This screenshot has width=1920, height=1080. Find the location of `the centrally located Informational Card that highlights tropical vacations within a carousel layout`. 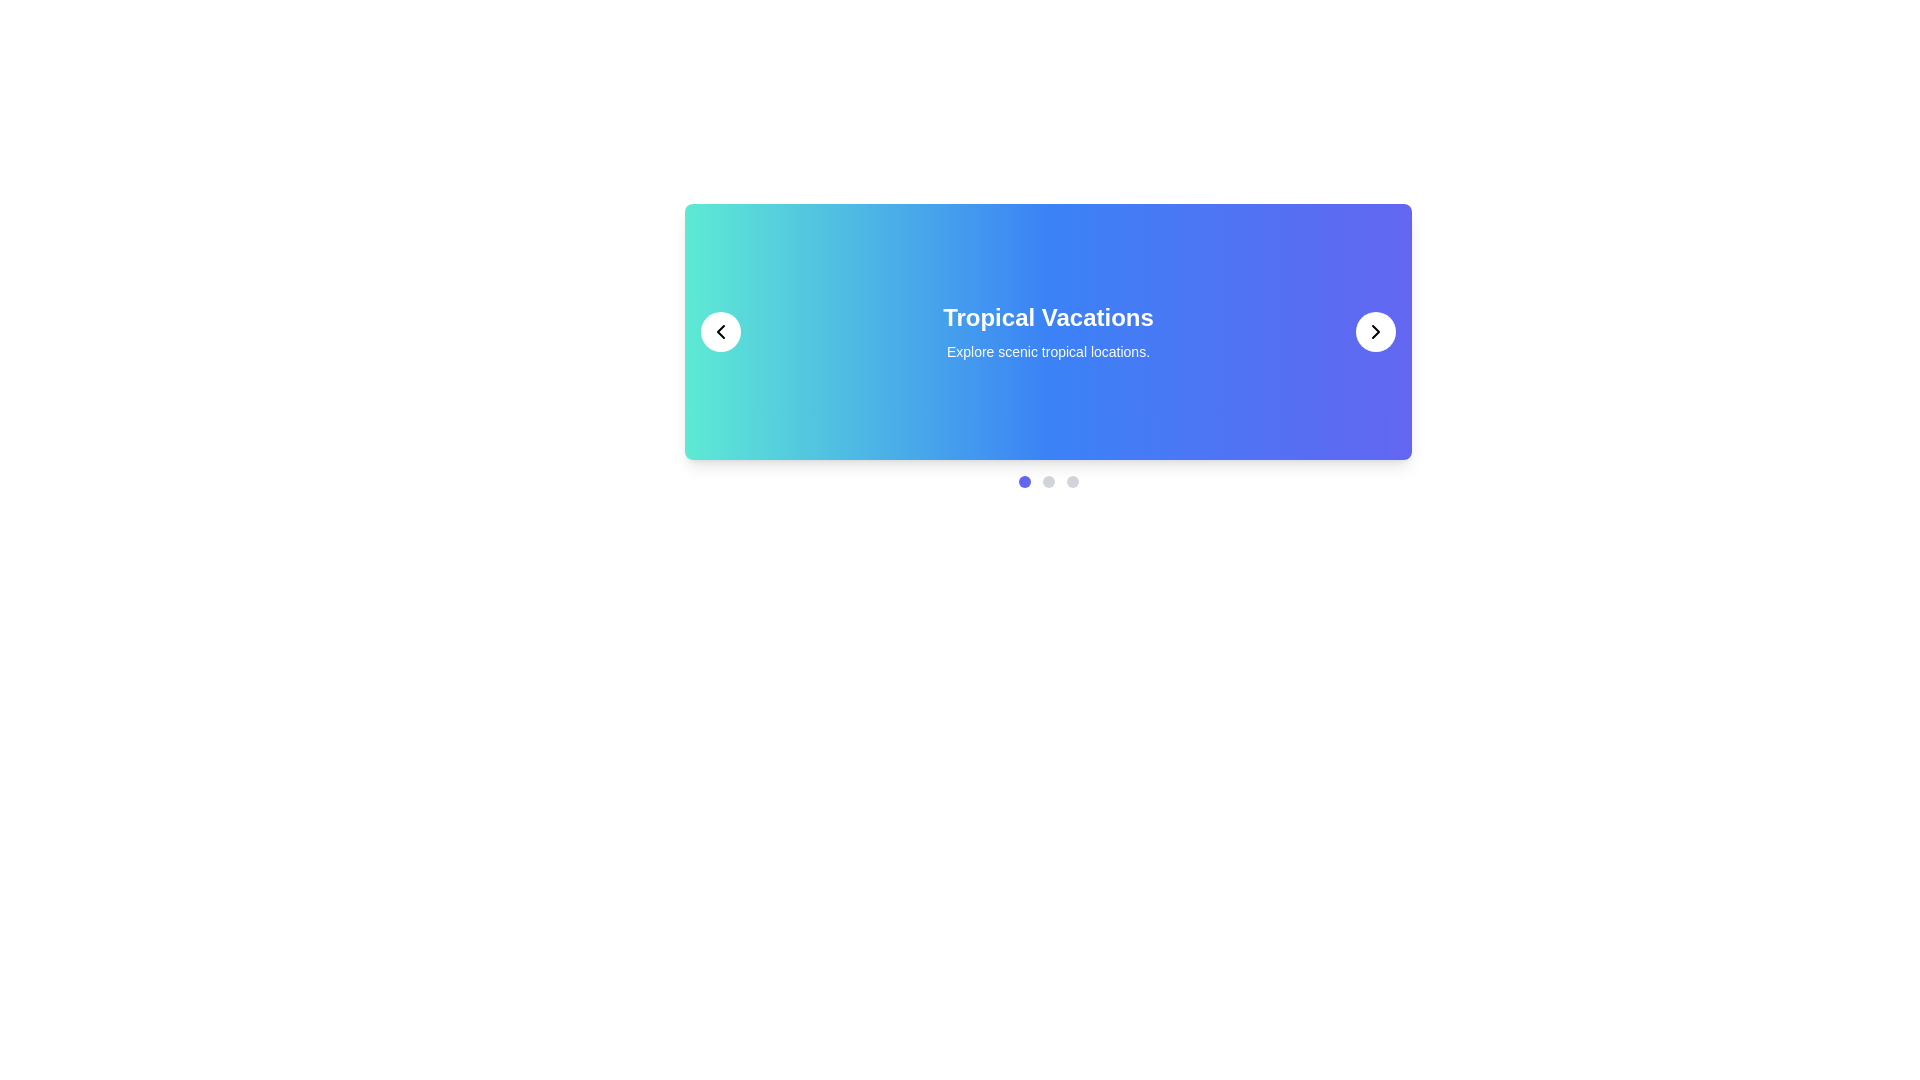

the centrally located Informational Card that highlights tropical vacations within a carousel layout is located at coordinates (1047, 330).